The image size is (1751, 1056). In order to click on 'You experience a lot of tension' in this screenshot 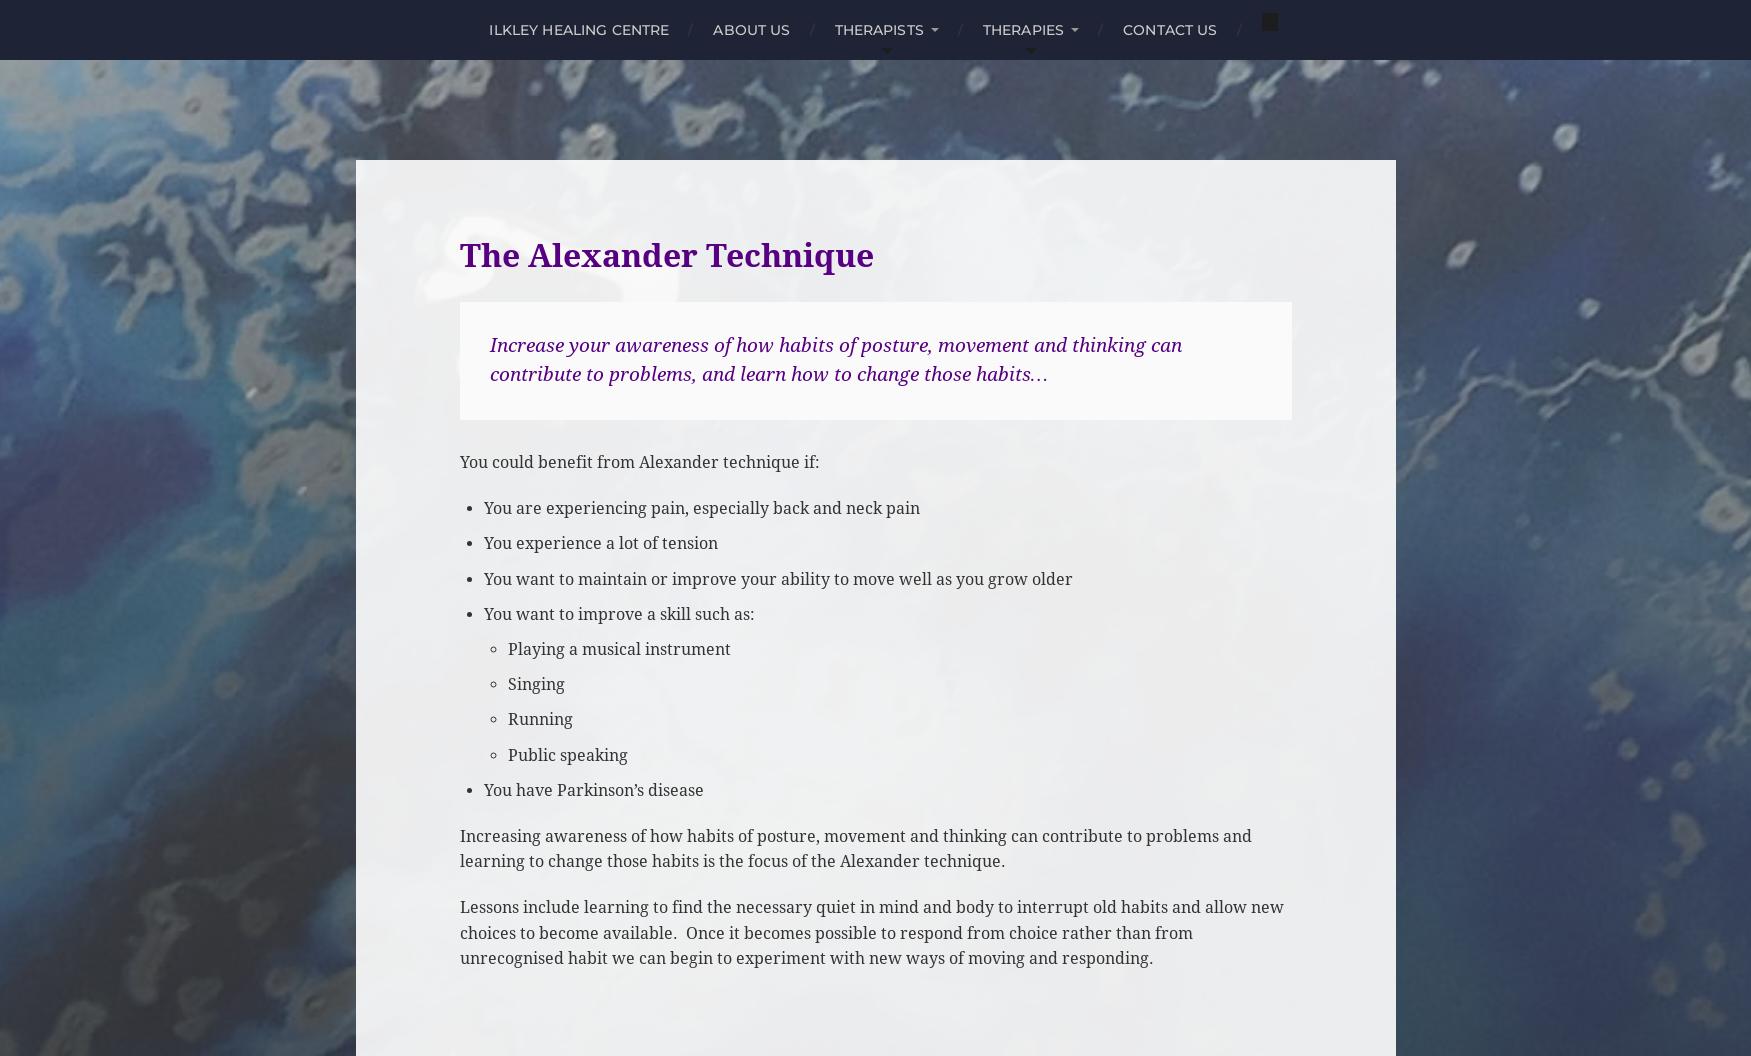, I will do `click(600, 543)`.